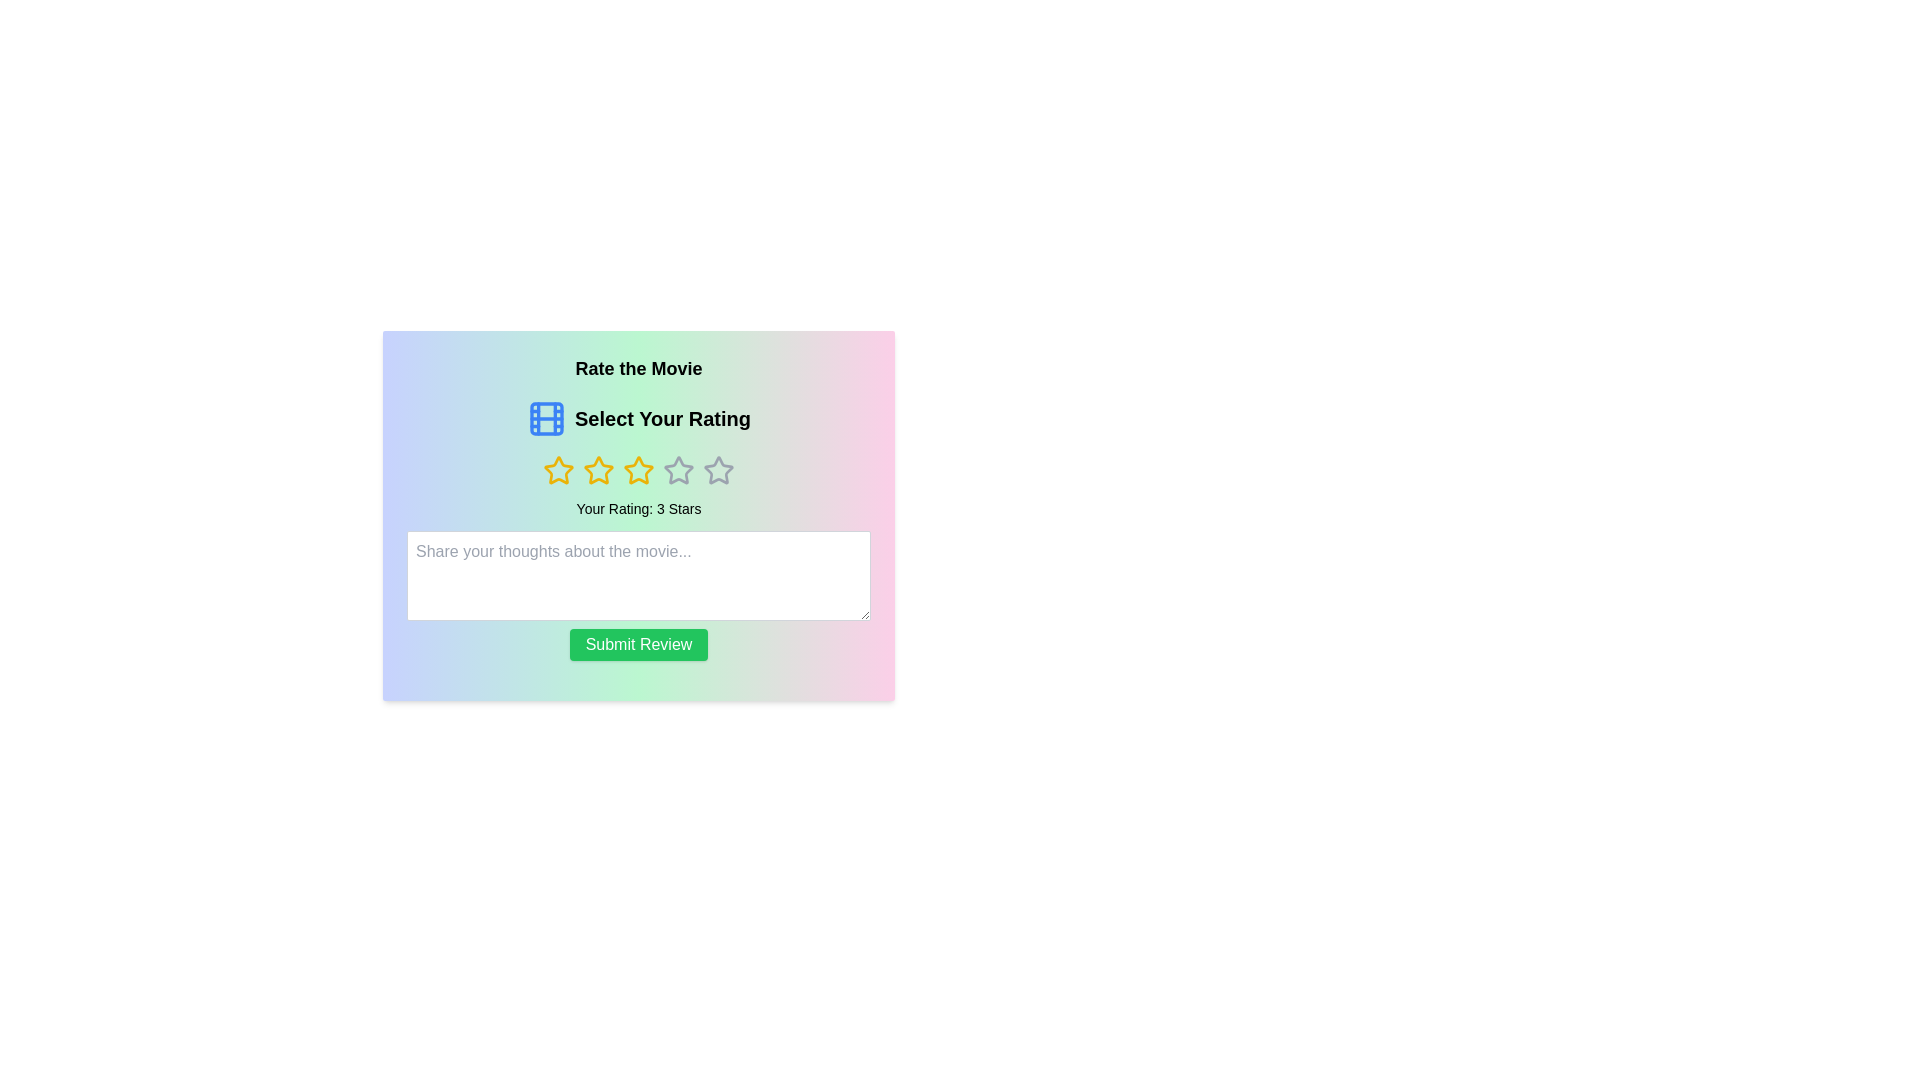  Describe the element at coordinates (637, 369) in the screenshot. I see `the header text element that introduces the user to the movie rating section, which is located at the top of its gradient-colored card and above the 'Select Your Rating' text` at that location.